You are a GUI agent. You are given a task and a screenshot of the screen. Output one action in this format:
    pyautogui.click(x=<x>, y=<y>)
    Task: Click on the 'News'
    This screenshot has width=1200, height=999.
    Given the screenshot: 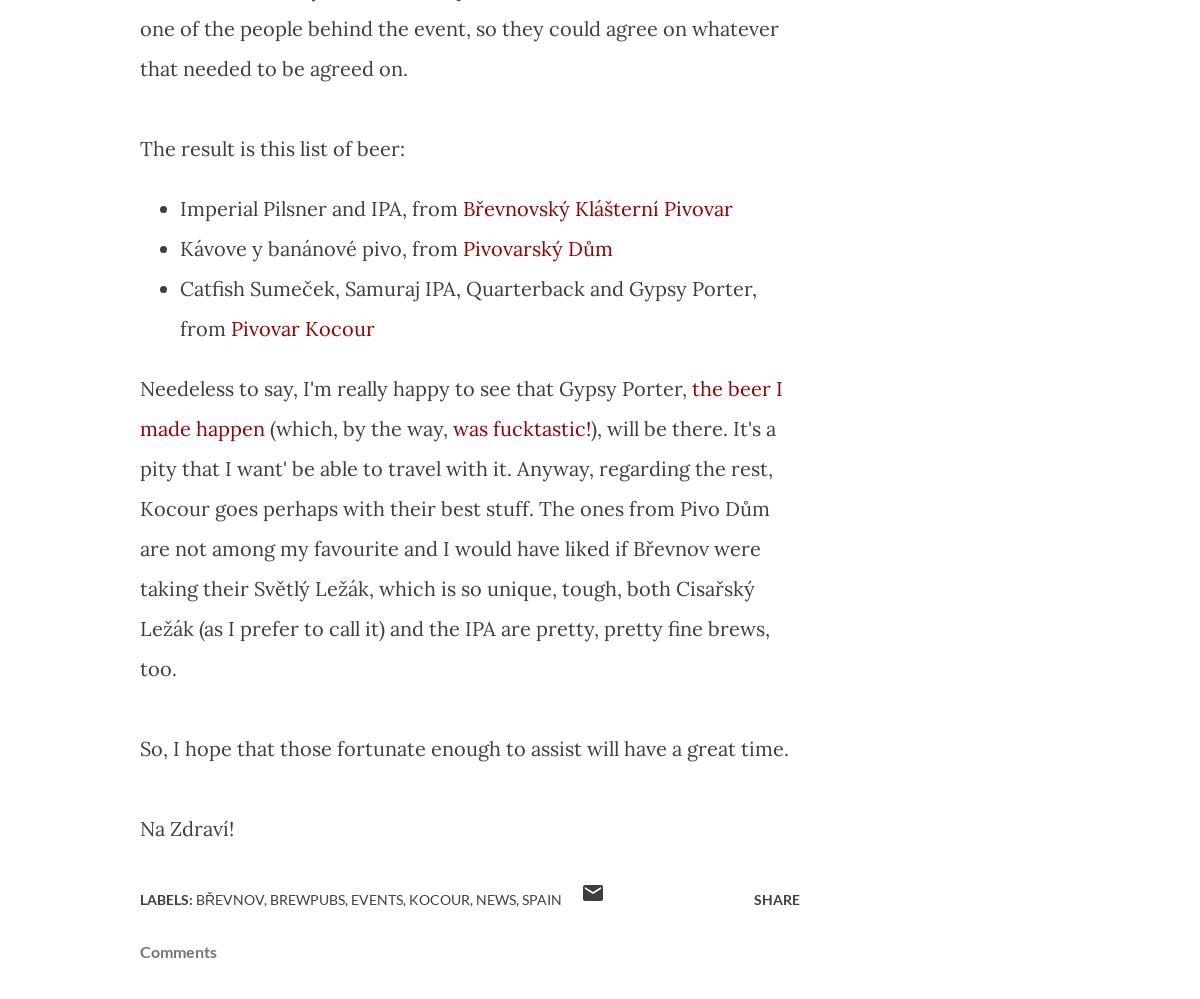 What is the action you would take?
    pyautogui.click(x=475, y=899)
    